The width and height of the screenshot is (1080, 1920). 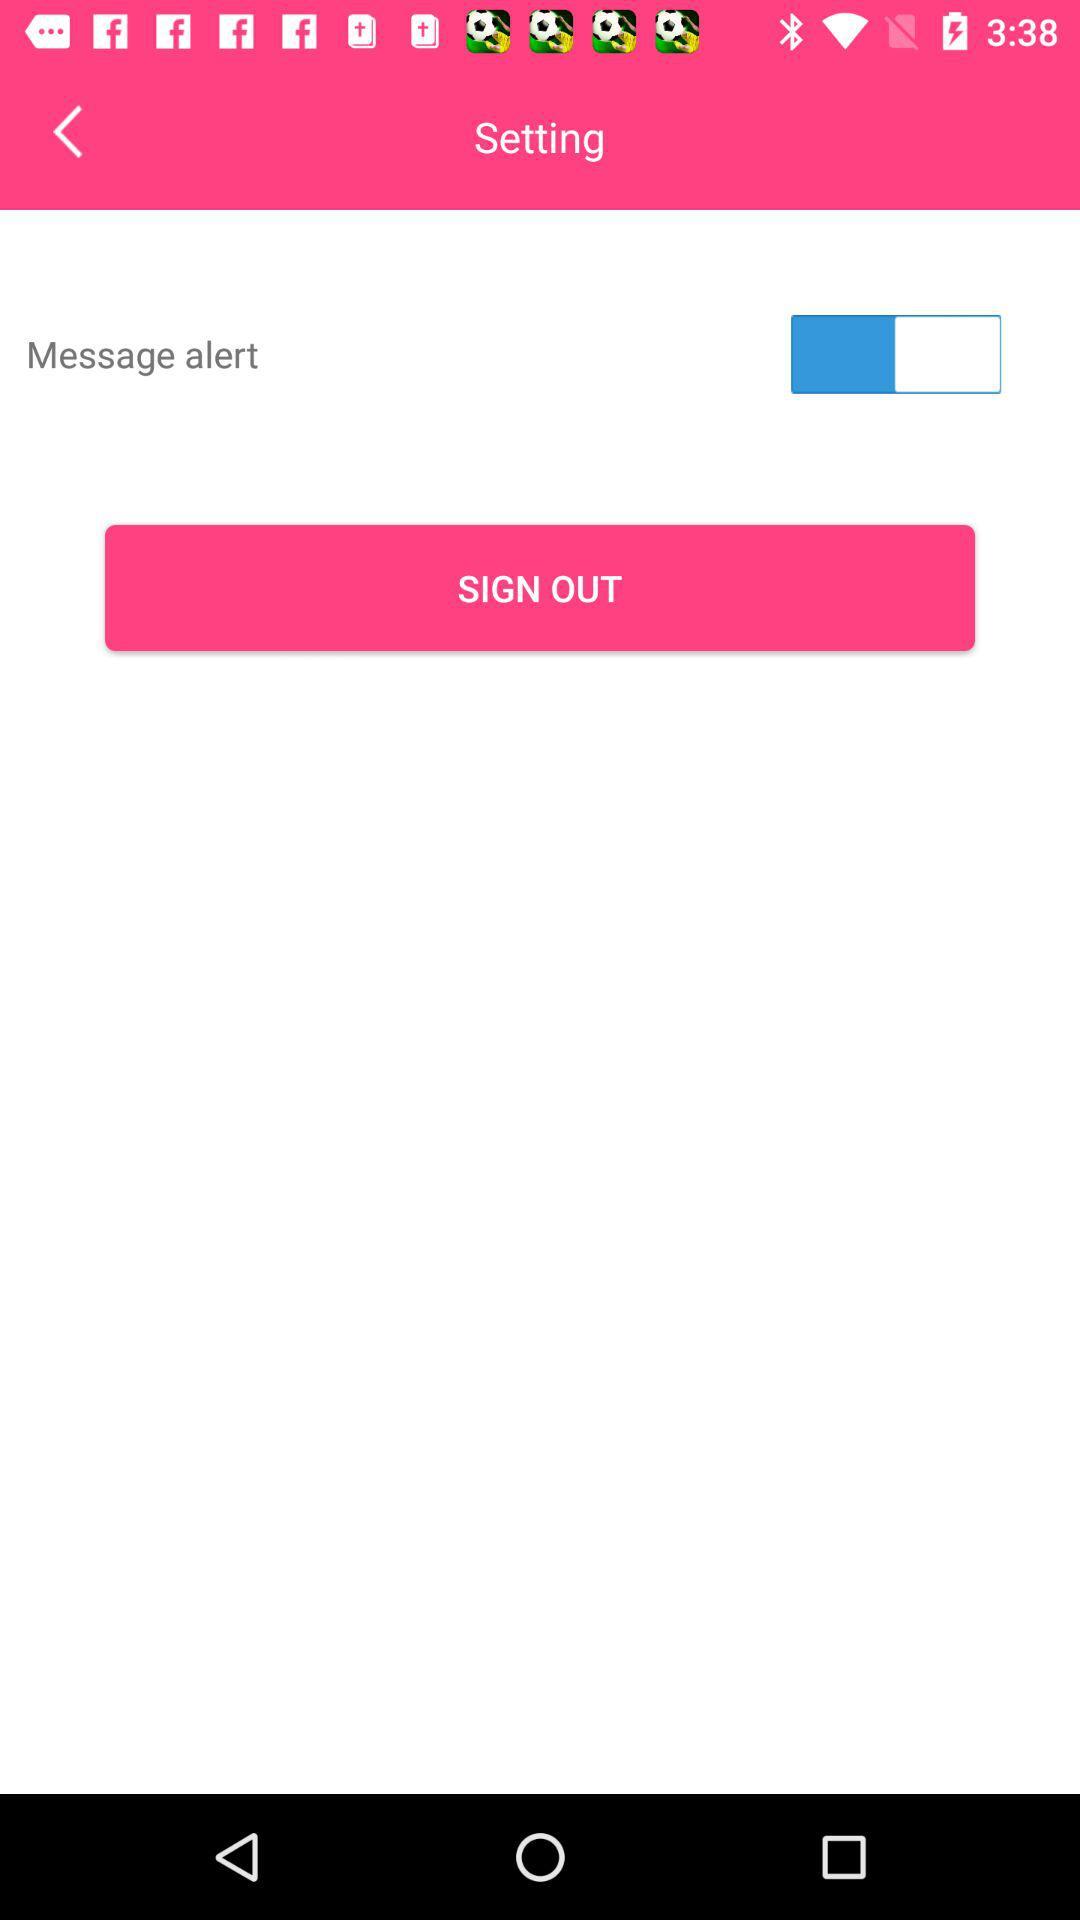 What do you see at coordinates (81, 130) in the screenshot?
I see `the item next to setting icon` at bounding box center [81, 130].